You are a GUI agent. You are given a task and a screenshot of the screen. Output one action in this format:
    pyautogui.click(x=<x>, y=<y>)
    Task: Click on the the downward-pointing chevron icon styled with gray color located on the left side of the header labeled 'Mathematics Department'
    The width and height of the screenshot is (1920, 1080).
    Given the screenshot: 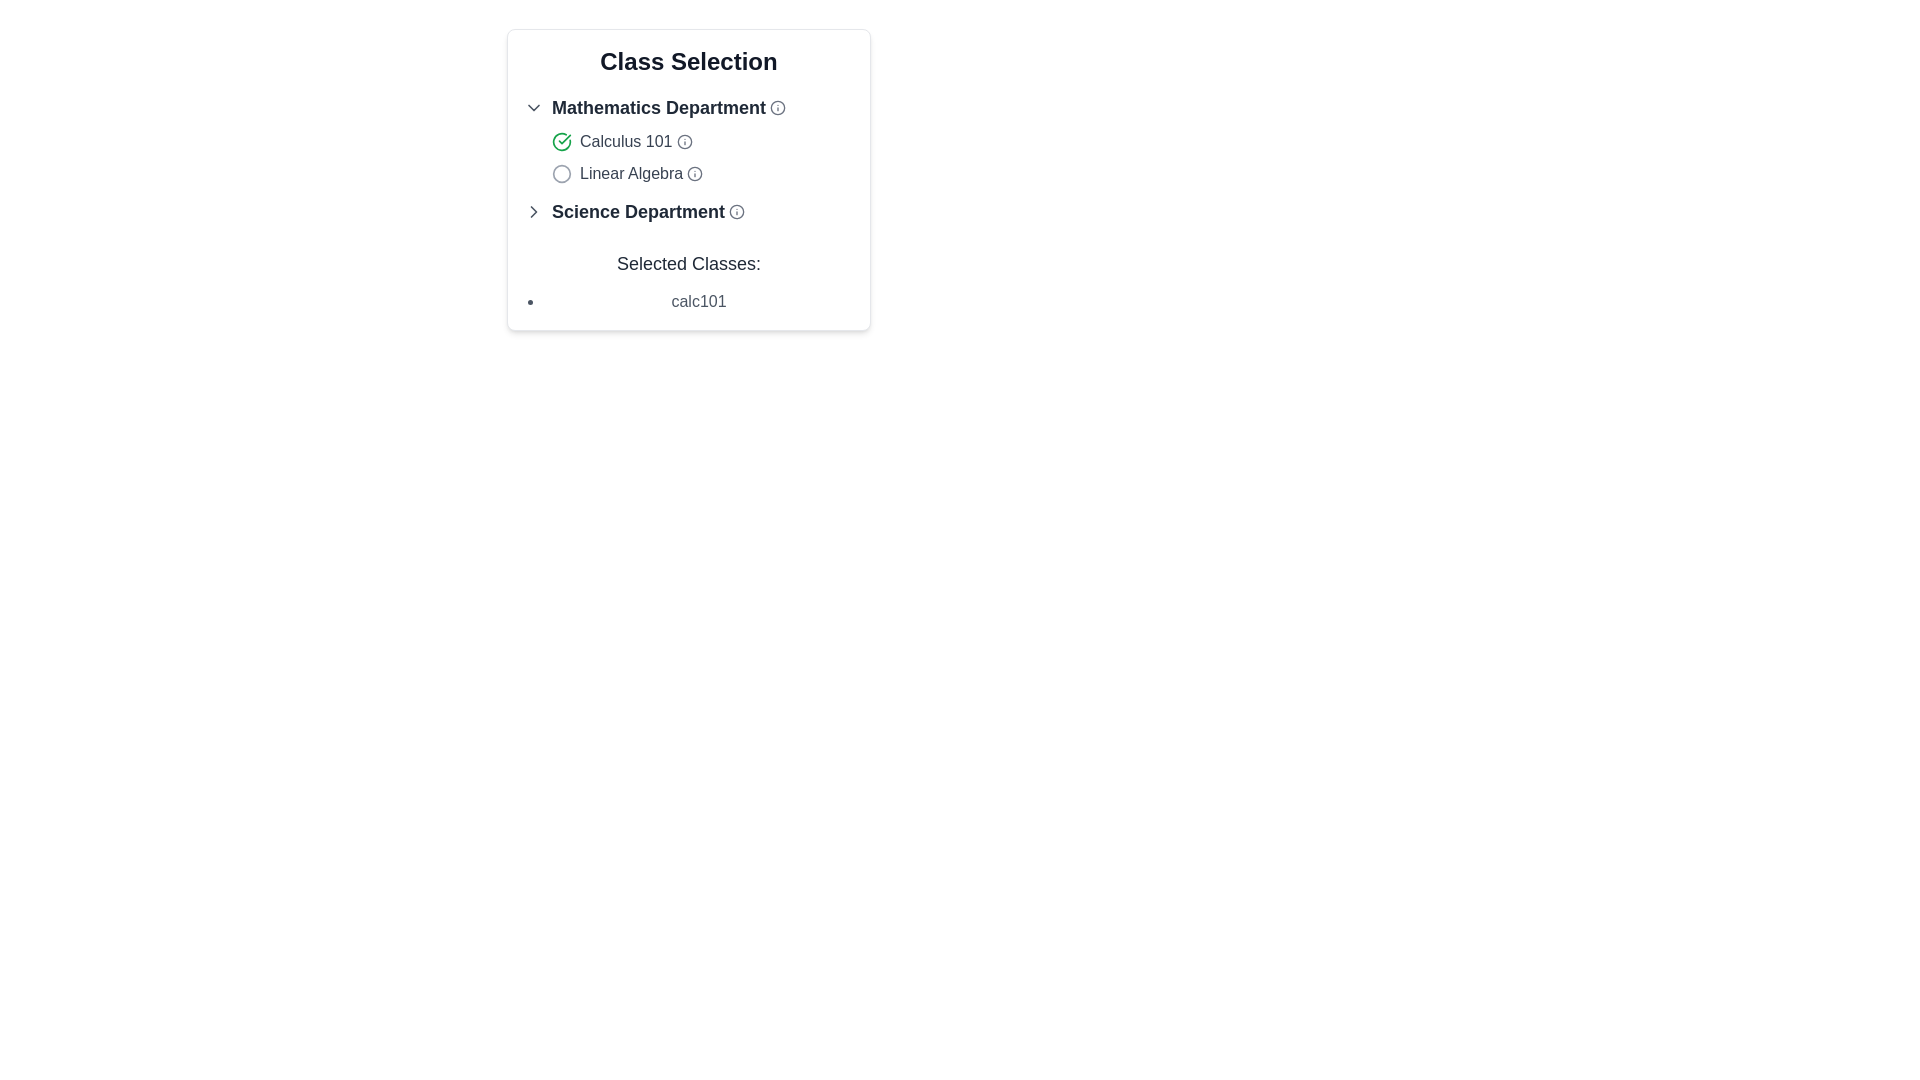 What is the action you would take?
    pyautogui.click(x=533, y=108)
    